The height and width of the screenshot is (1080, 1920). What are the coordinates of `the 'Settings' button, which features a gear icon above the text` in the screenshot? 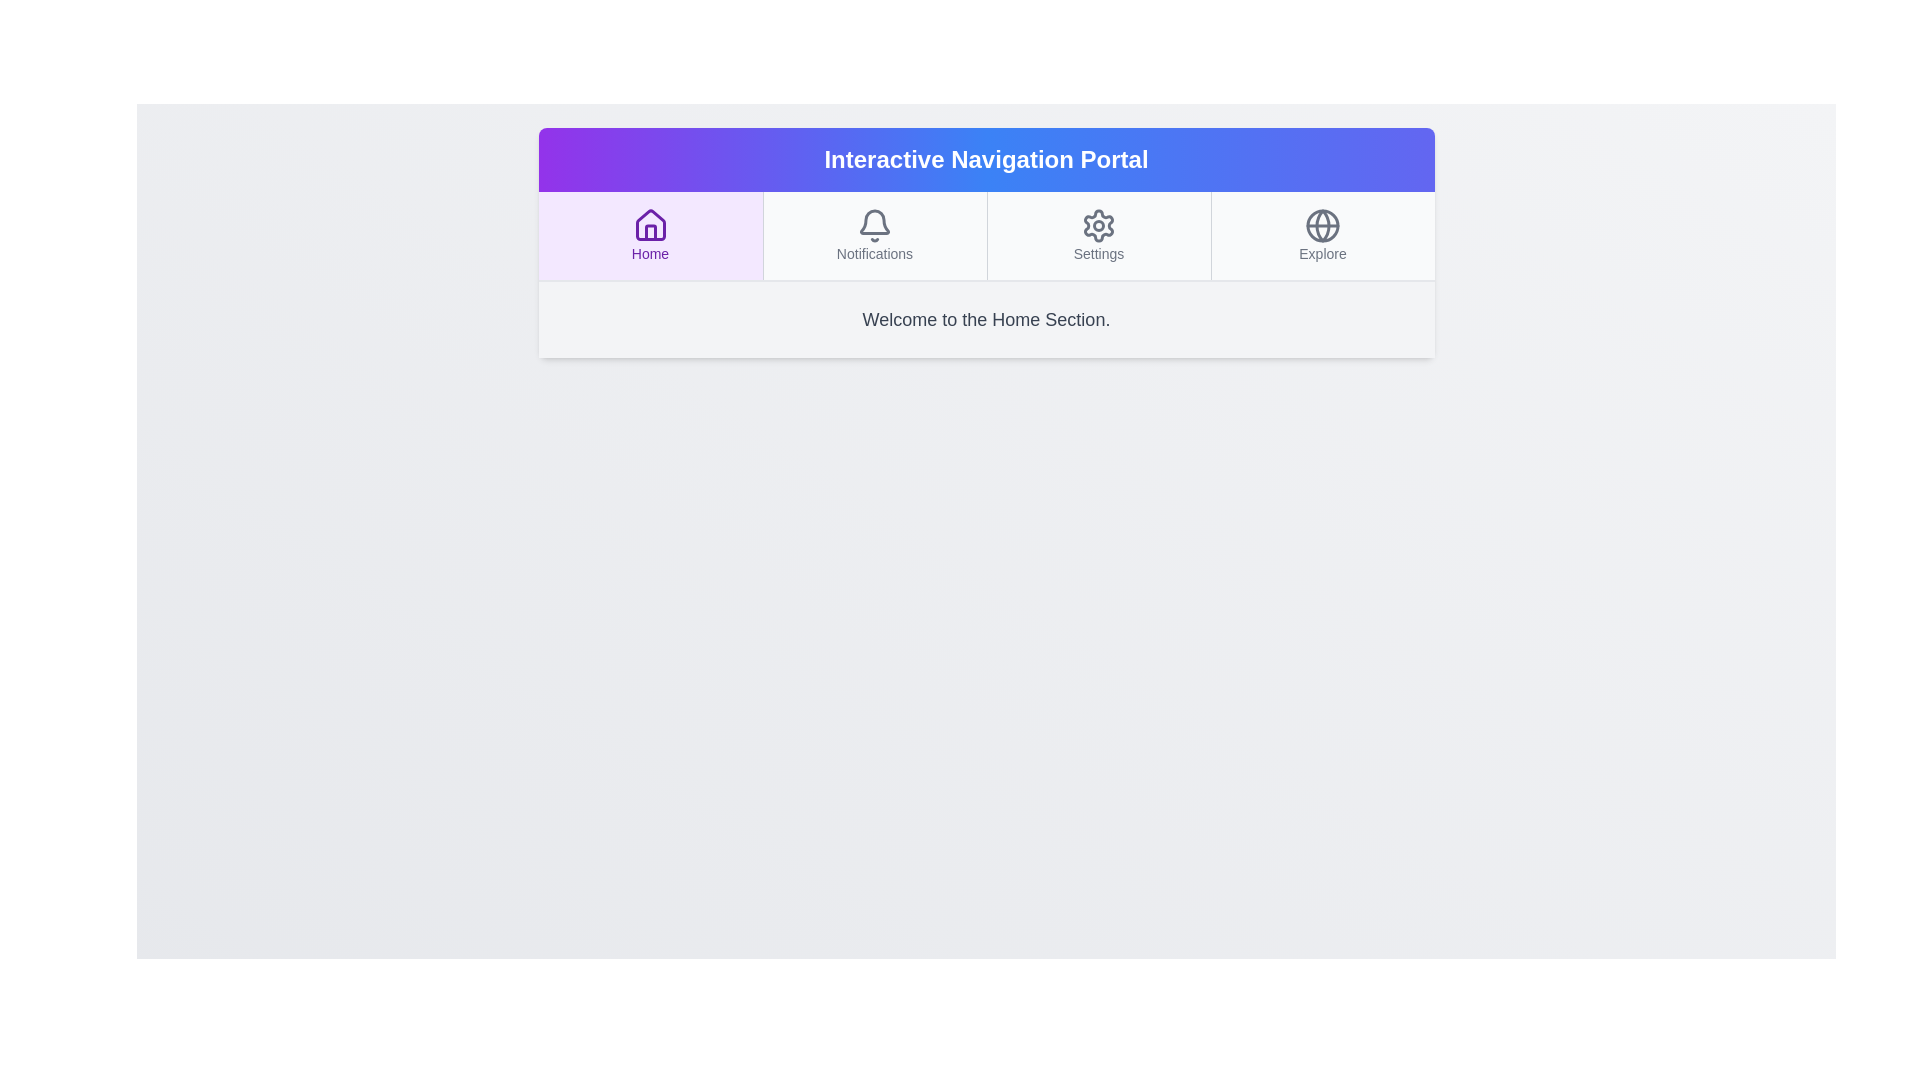 It's located at (1097, 234).